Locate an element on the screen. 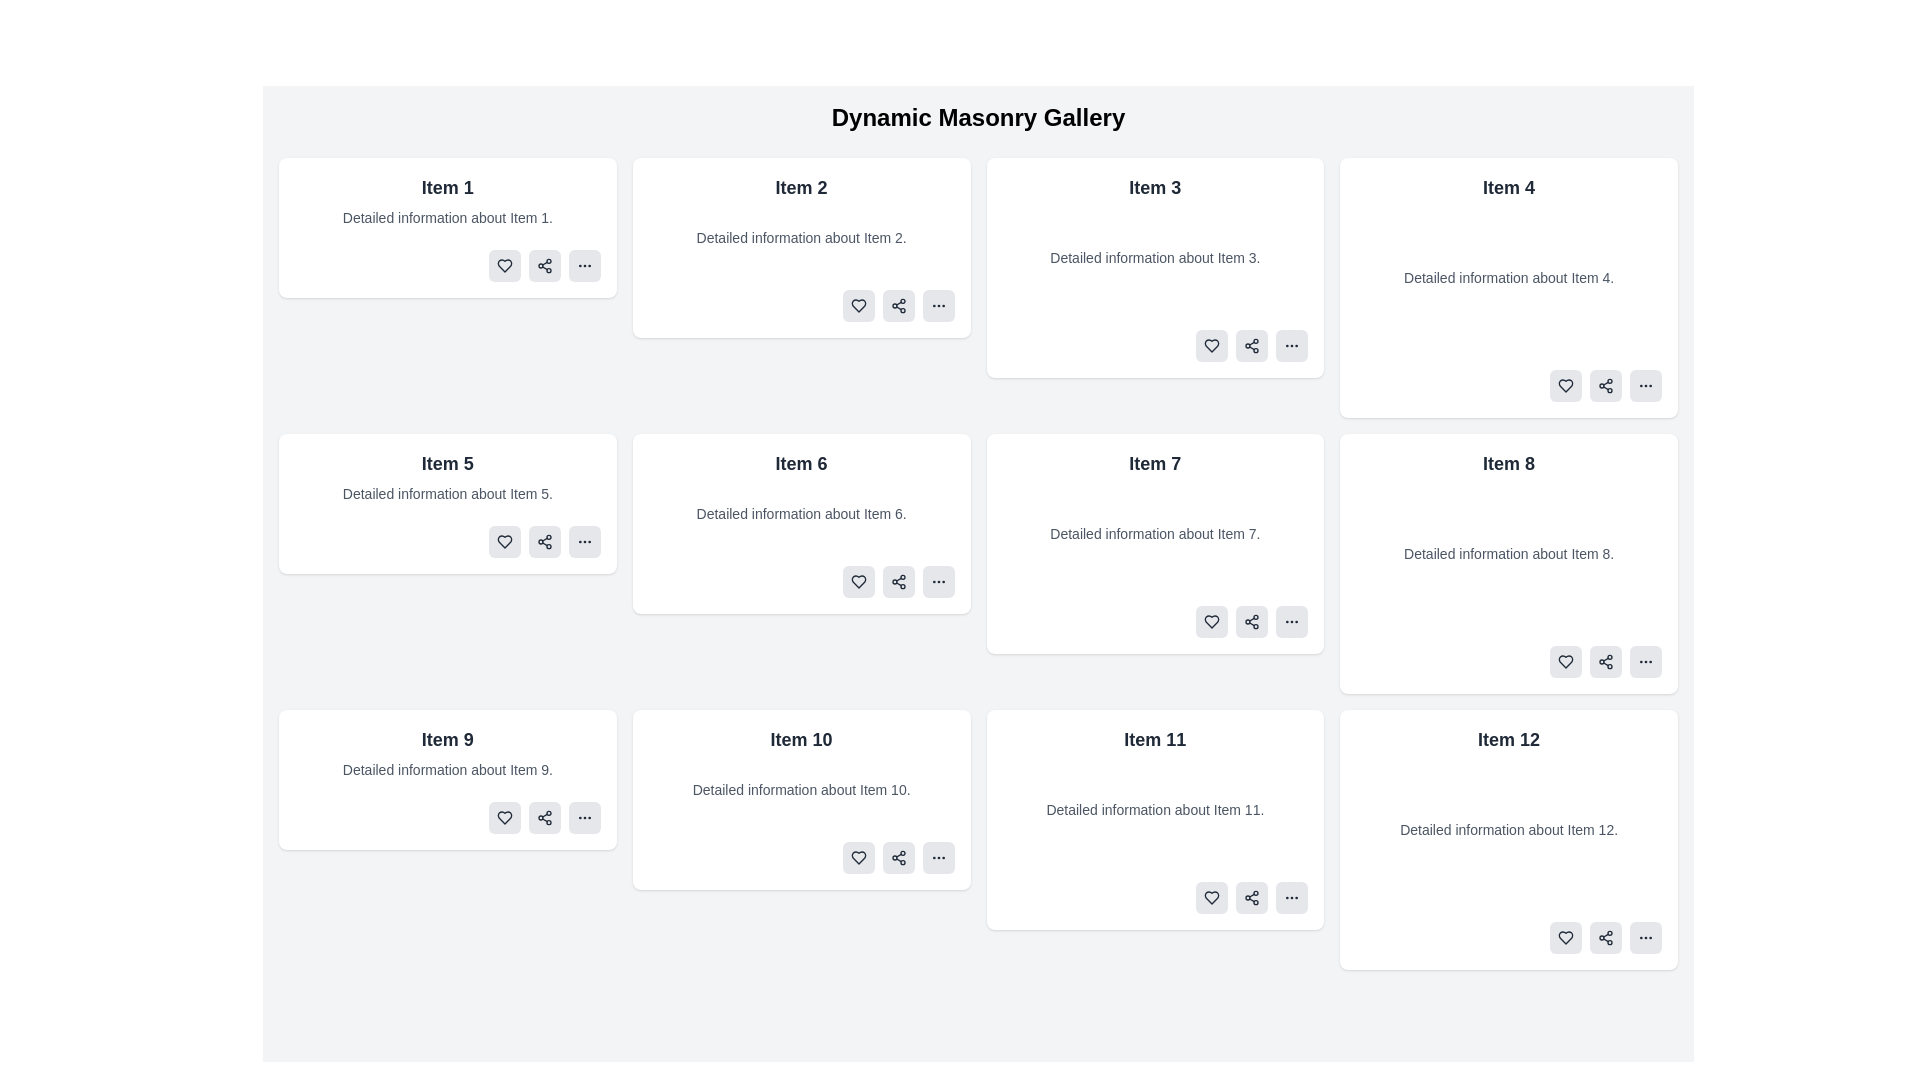 This screenshot has width=1920, height=1080. the heart icon button with a gray background located in the action toolbar under Item 3 in the third column of the first row to like or unlike is located at coordinates (1211, 345).